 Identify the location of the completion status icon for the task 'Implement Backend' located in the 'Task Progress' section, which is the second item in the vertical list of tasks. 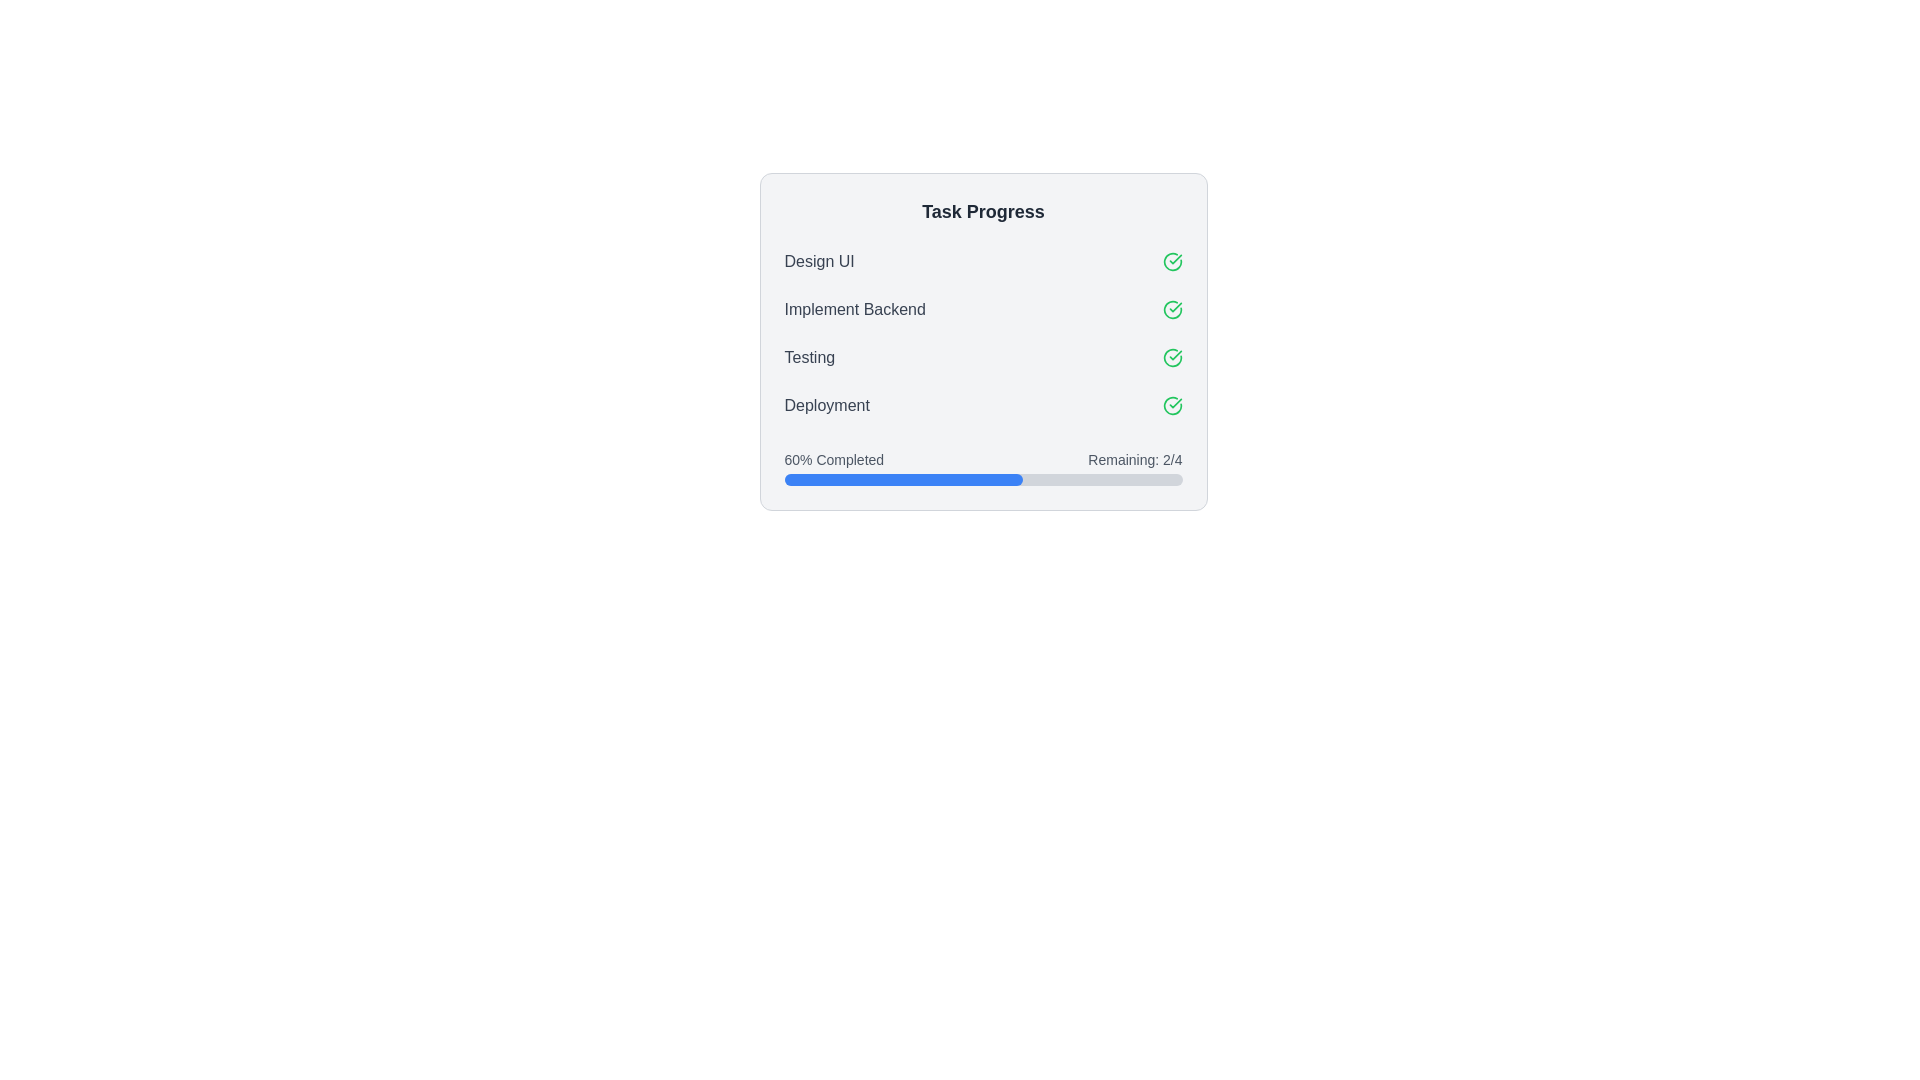
(1172, 309).